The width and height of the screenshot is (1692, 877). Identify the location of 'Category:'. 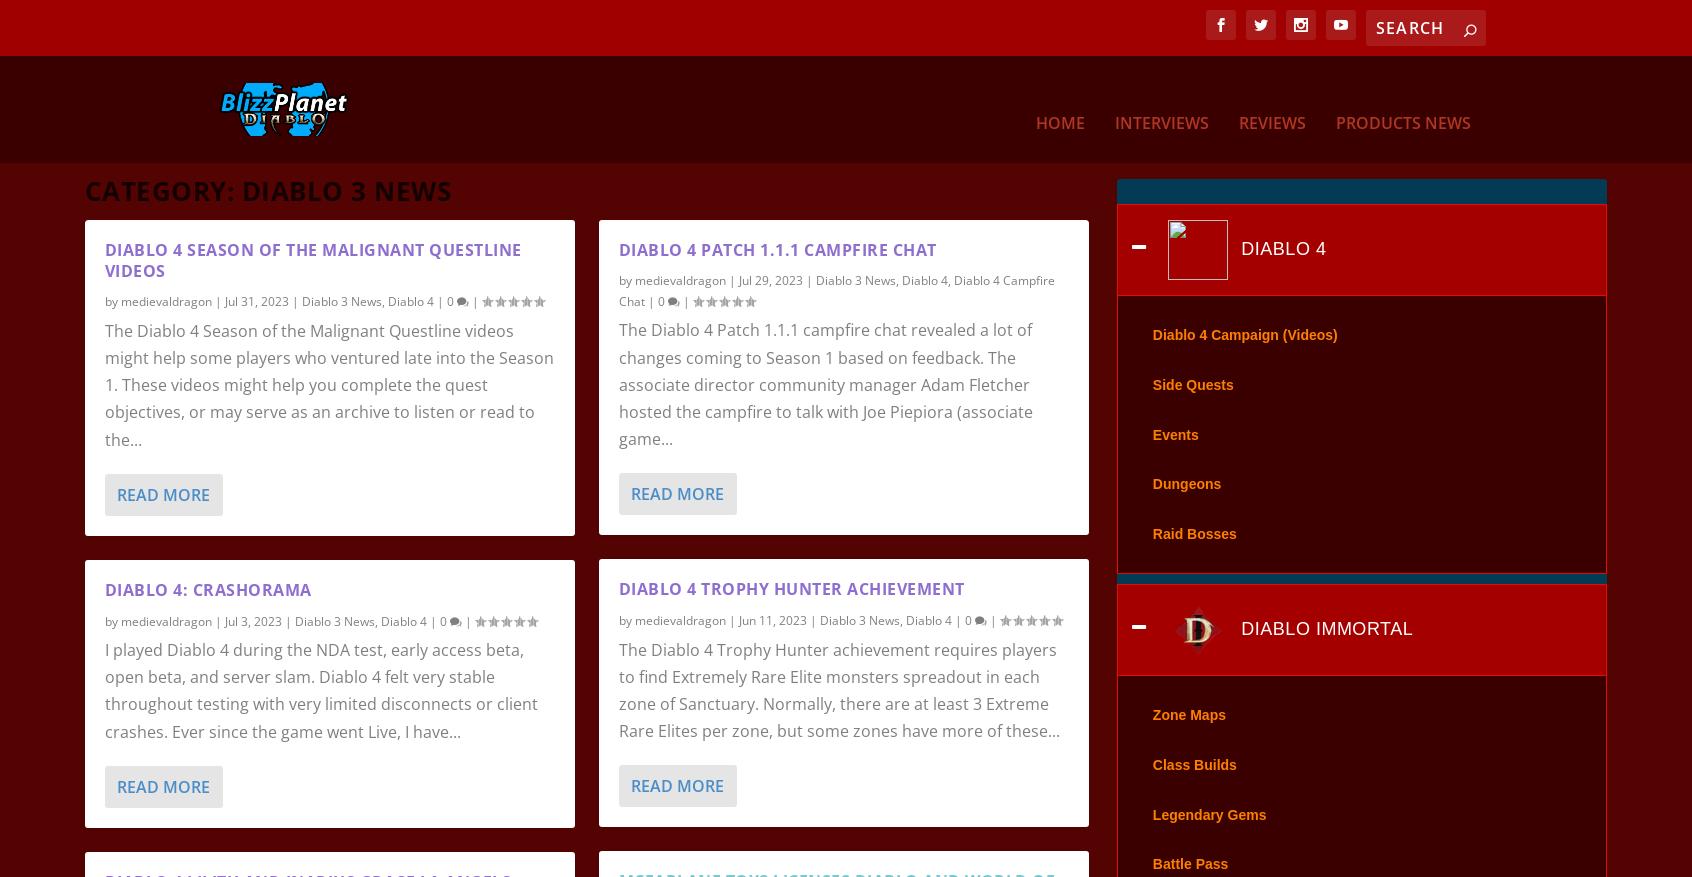
(161, 217).